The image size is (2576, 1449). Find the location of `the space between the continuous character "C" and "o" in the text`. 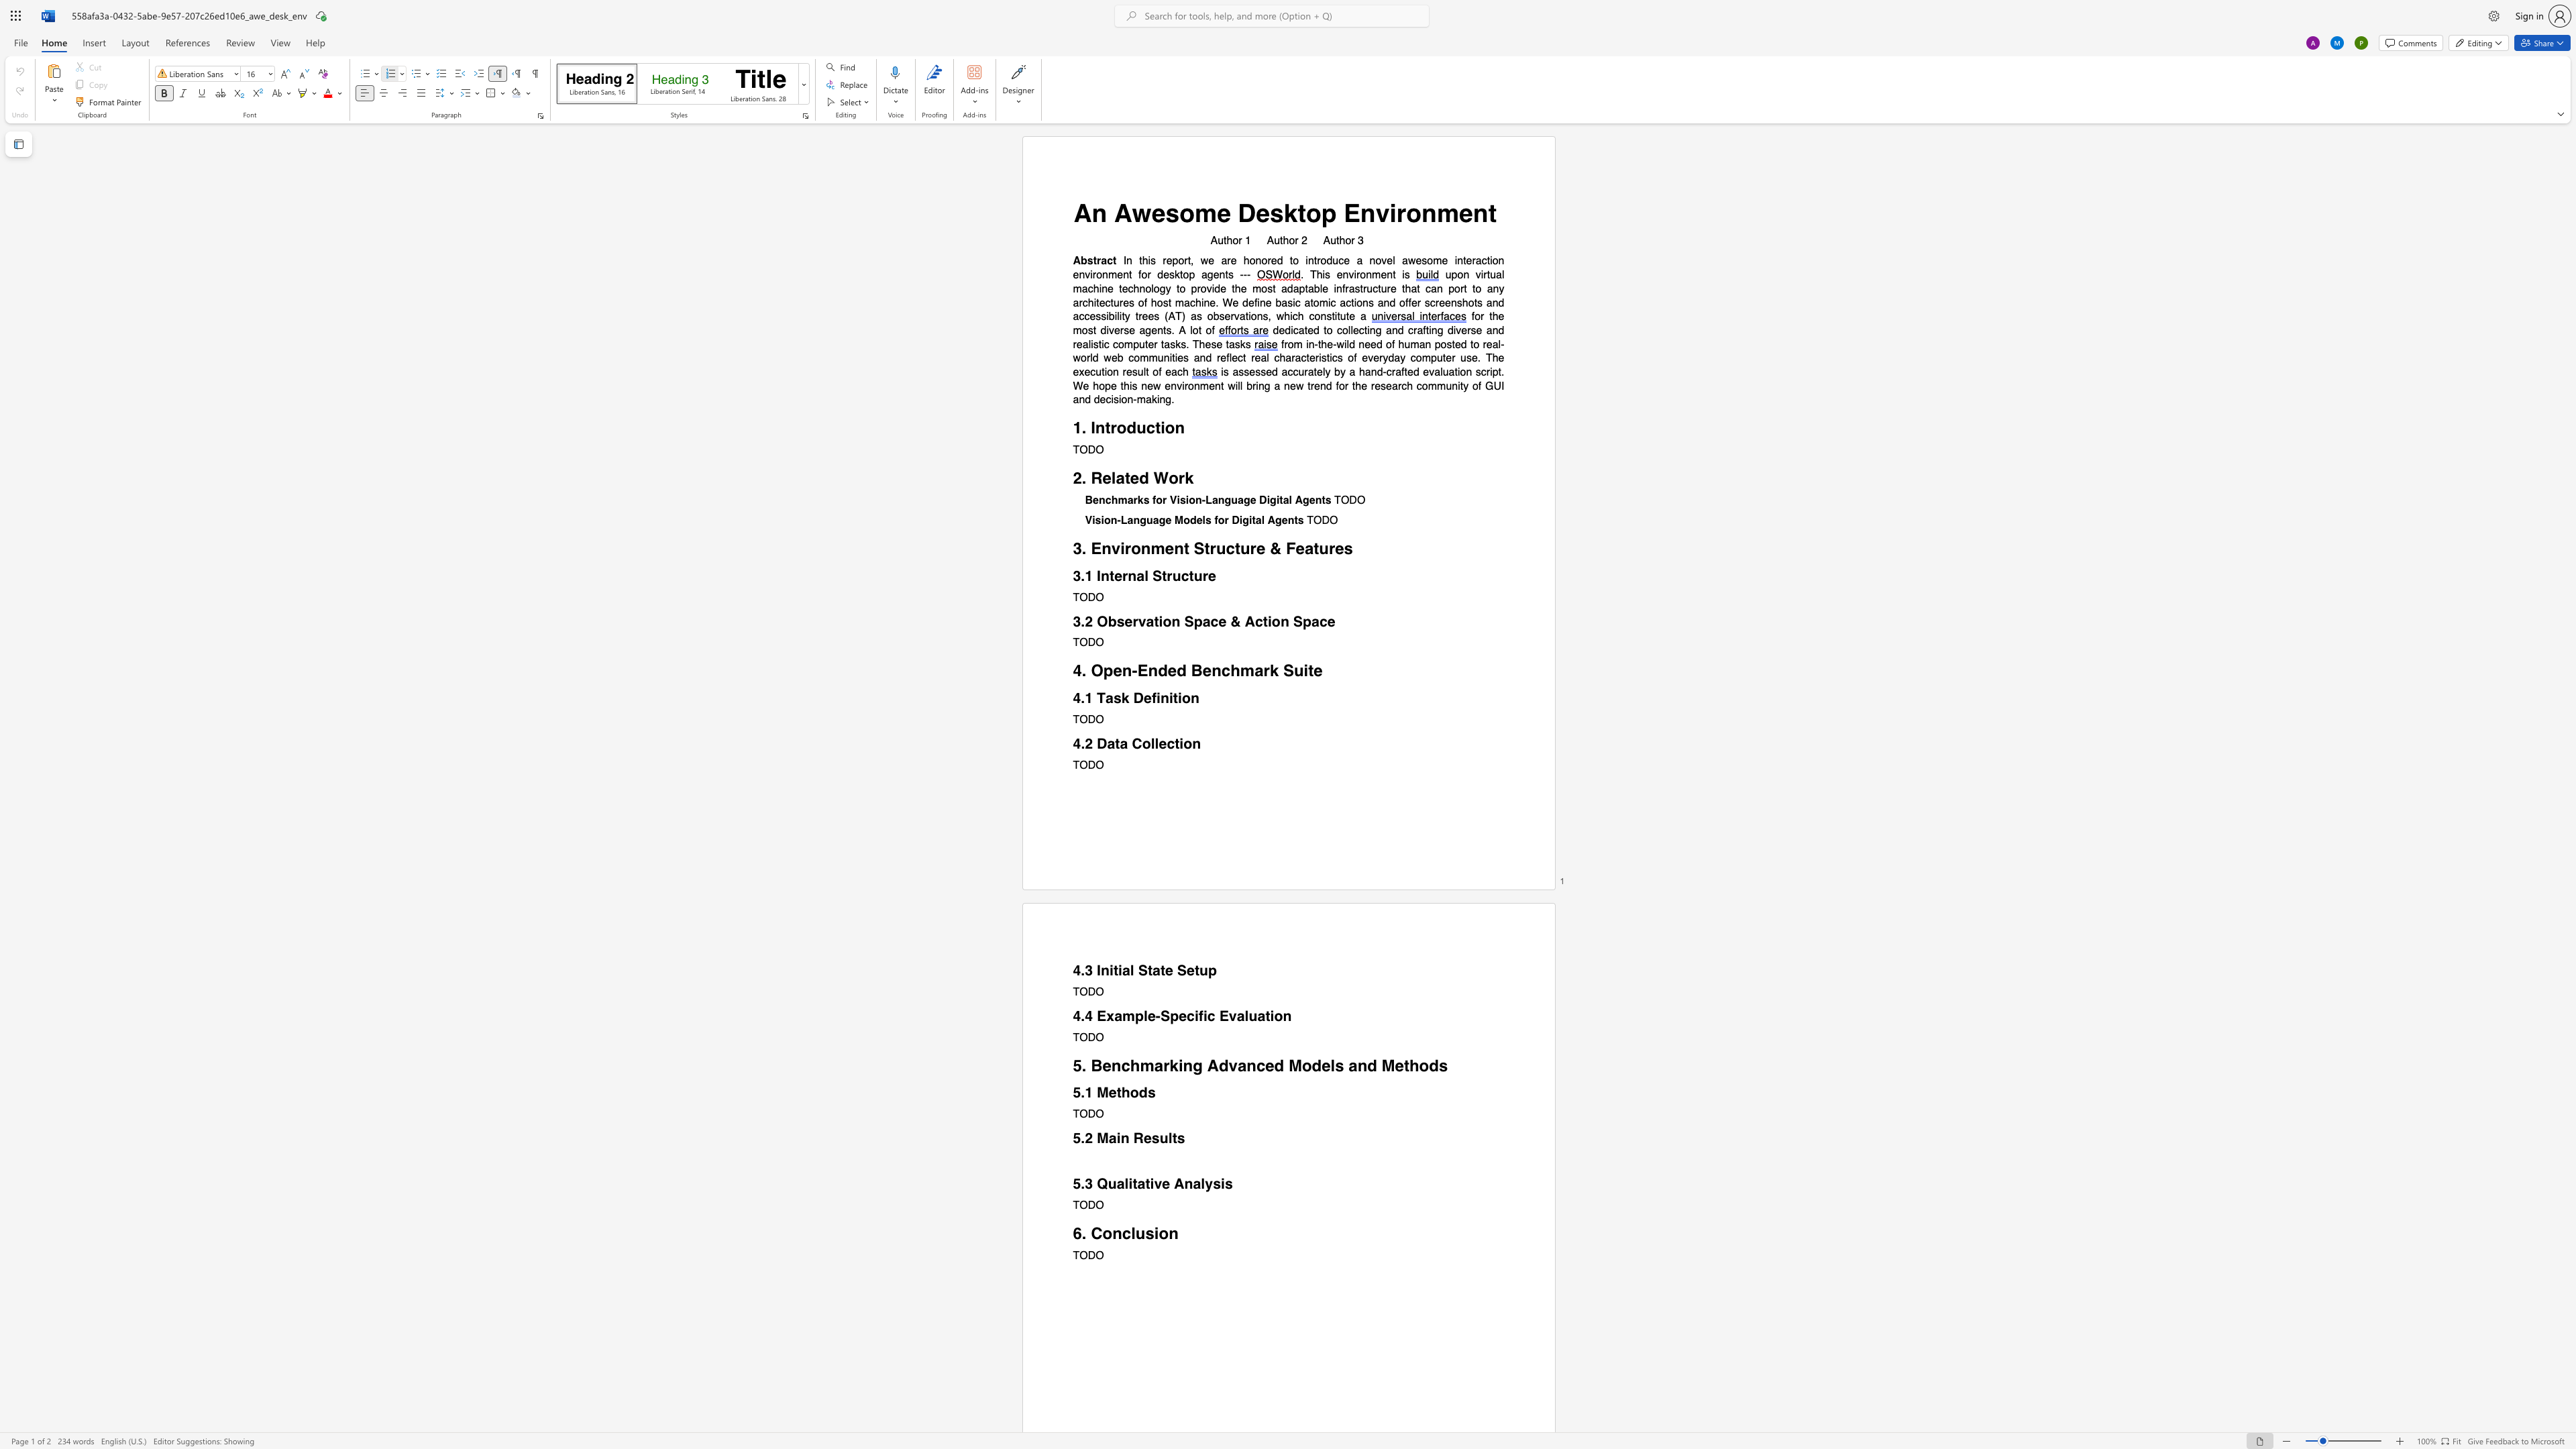

the space between the continuous character "C" and "o" in the text is located at coordinates (1102, 1232).